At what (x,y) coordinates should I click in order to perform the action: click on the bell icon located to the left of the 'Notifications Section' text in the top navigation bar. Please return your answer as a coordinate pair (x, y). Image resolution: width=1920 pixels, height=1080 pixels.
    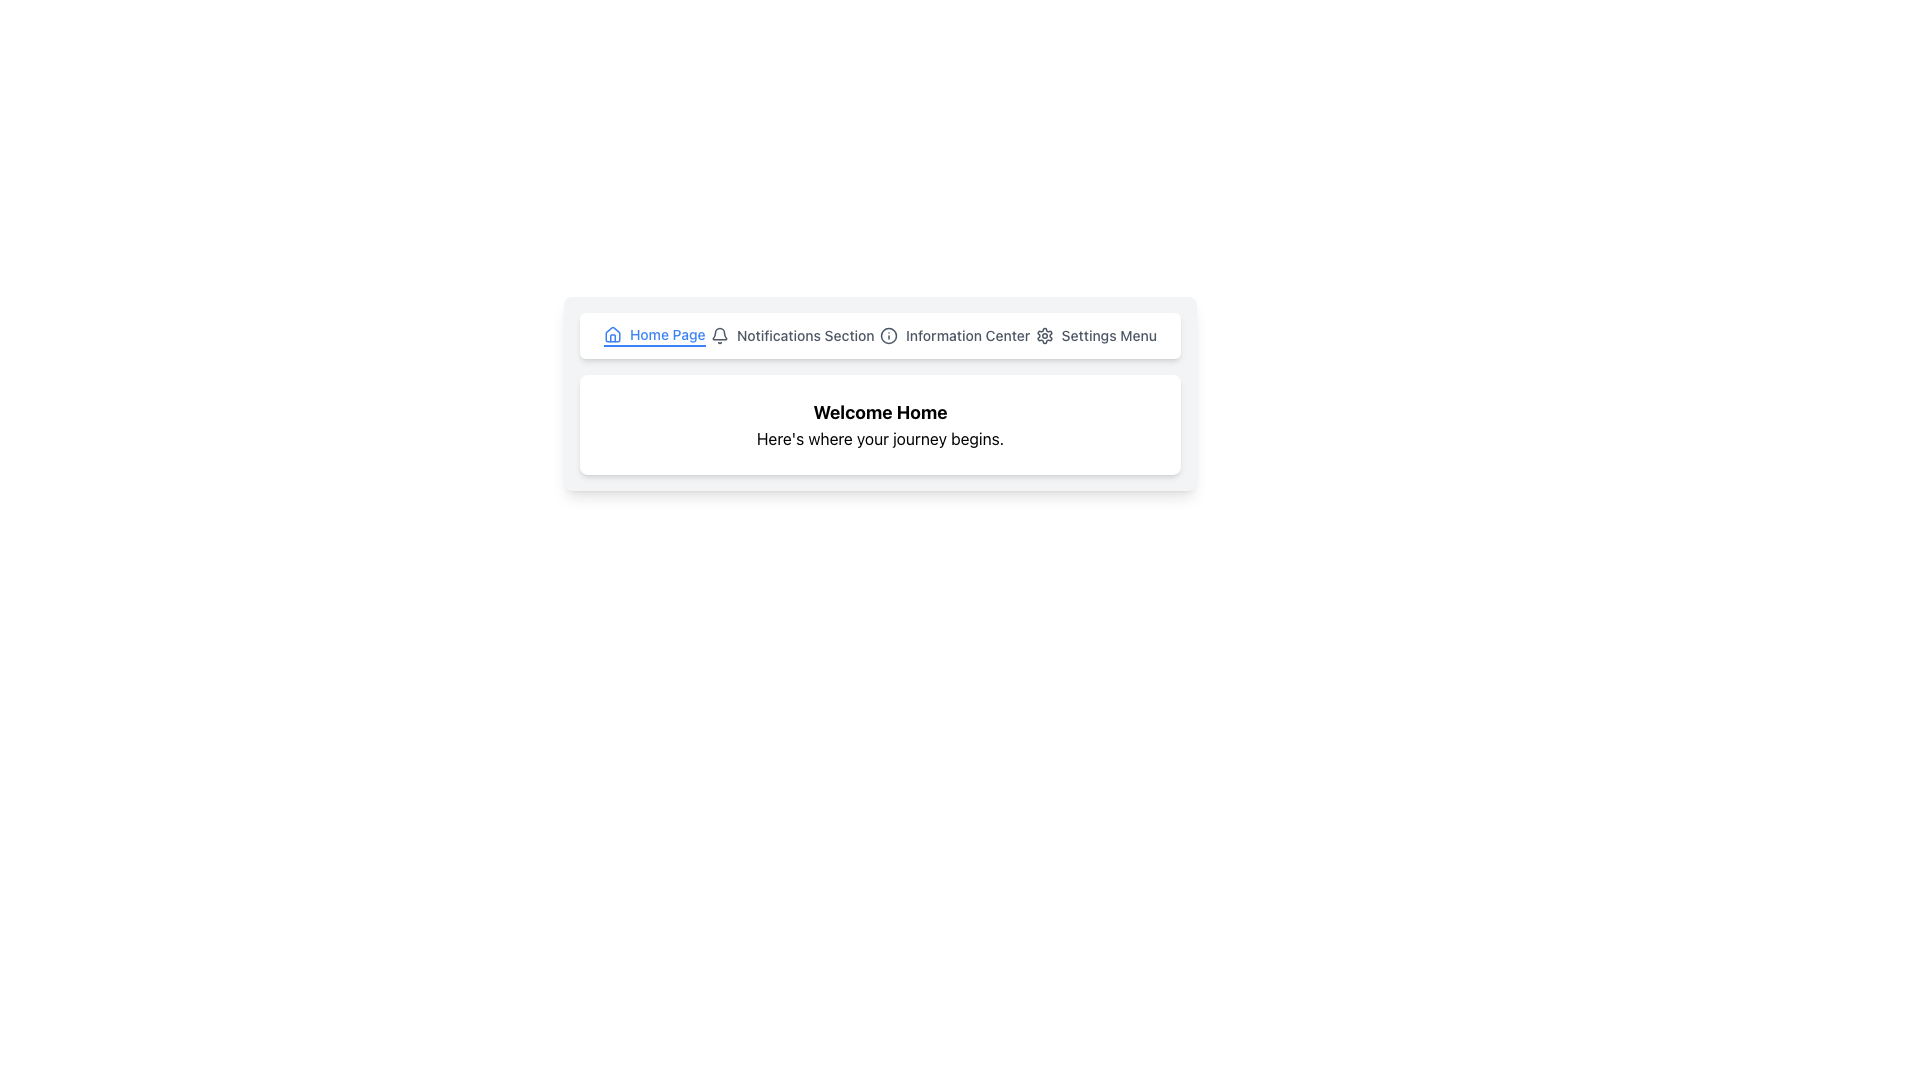
    Looking at the image, I should click on (720, 334).